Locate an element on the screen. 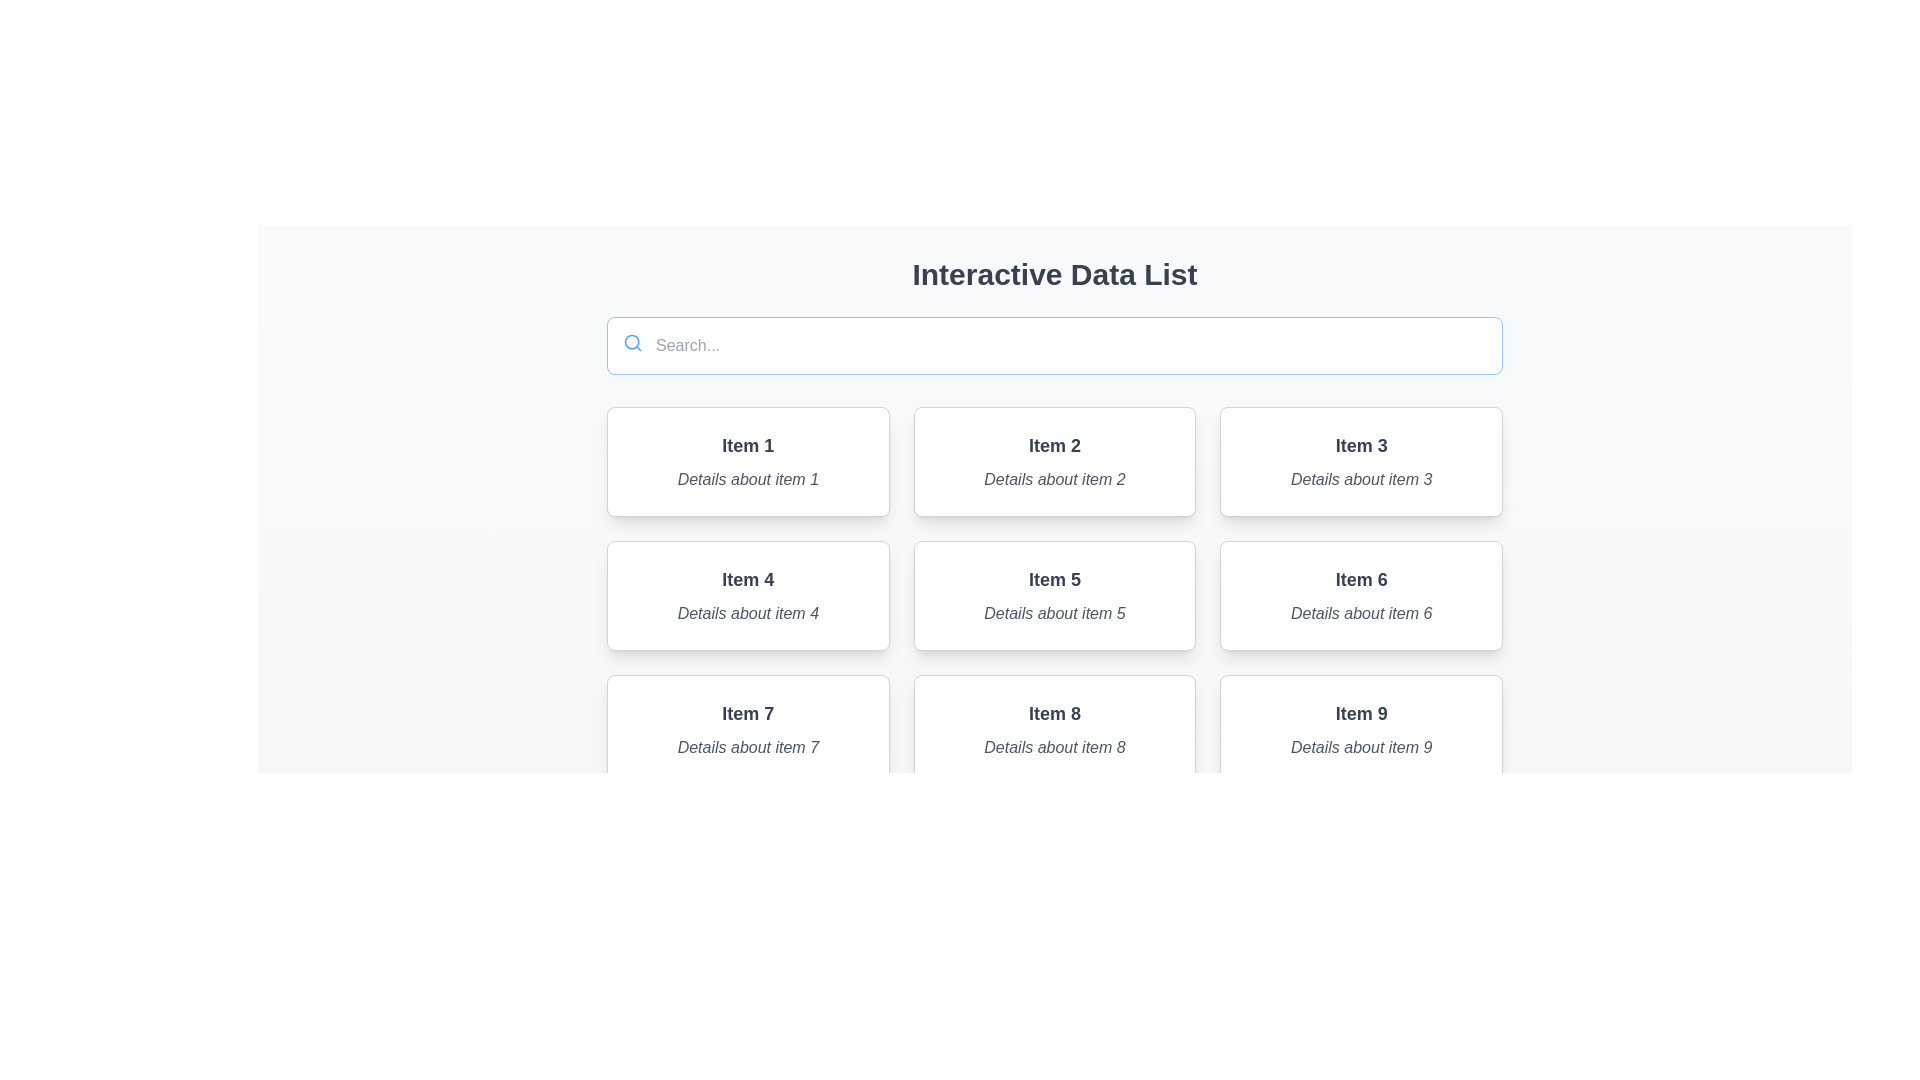 This screenshot has height=1080, width=1920. the text label displaying 'Item 1', which is styled with a bold font and dark gray color, located at the top of a white rectangular card with rounded corners is located at coordinates (747, 445).